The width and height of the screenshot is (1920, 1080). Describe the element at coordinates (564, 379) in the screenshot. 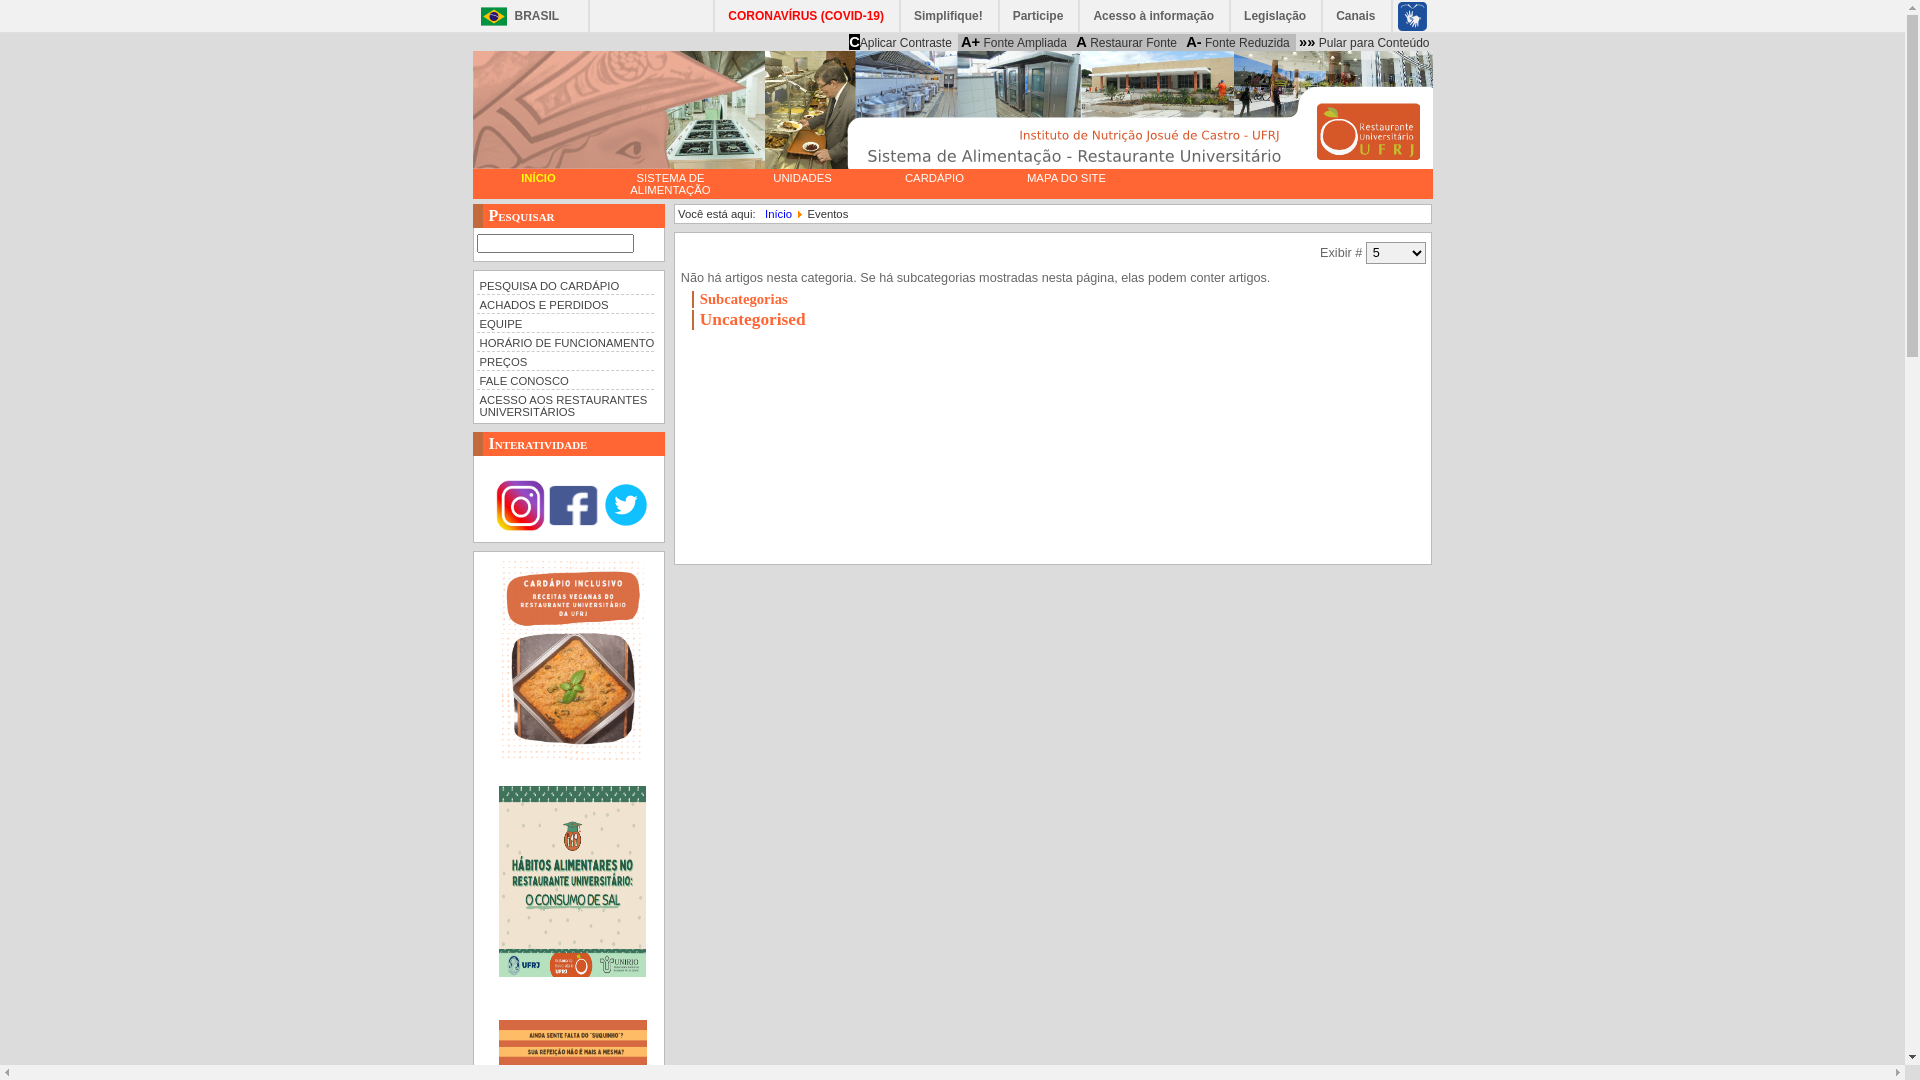

I see `'FALE CONOSCO'` at that location.